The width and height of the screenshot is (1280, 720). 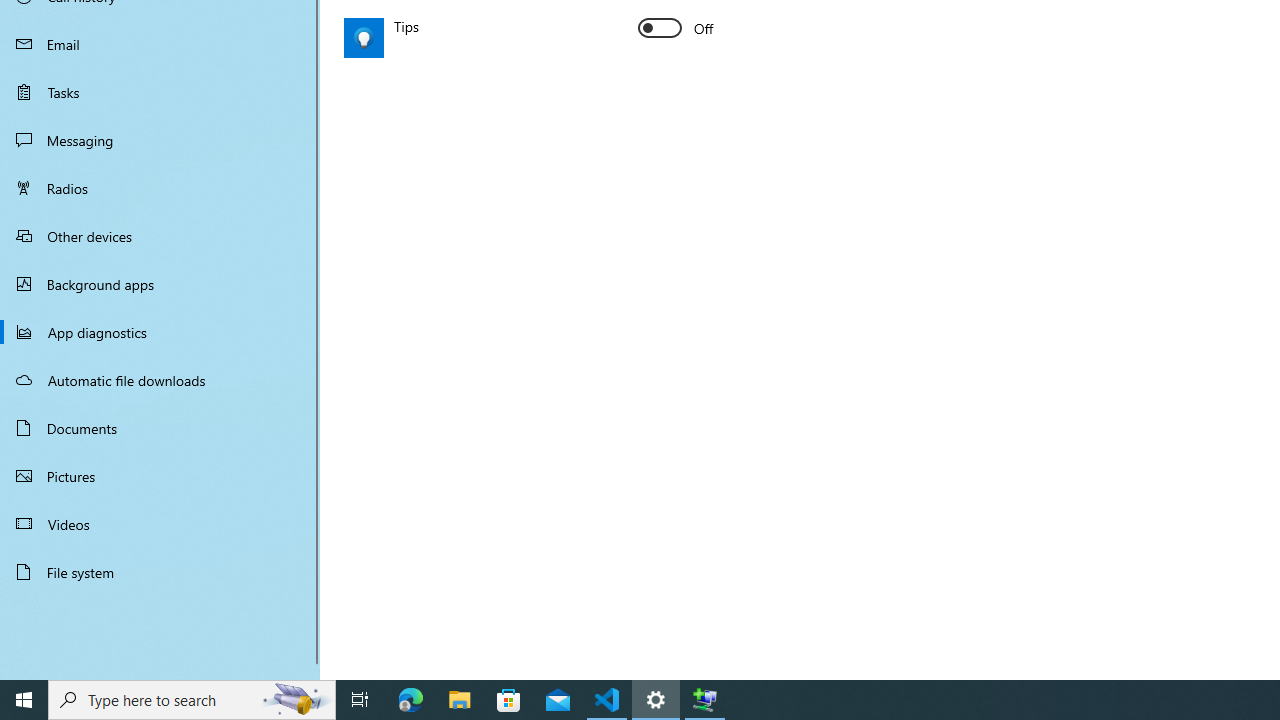 What do you see at coordinates (160, 91) in the screenshot?
I see `'Tasks'` at bounding box center [160, 91].